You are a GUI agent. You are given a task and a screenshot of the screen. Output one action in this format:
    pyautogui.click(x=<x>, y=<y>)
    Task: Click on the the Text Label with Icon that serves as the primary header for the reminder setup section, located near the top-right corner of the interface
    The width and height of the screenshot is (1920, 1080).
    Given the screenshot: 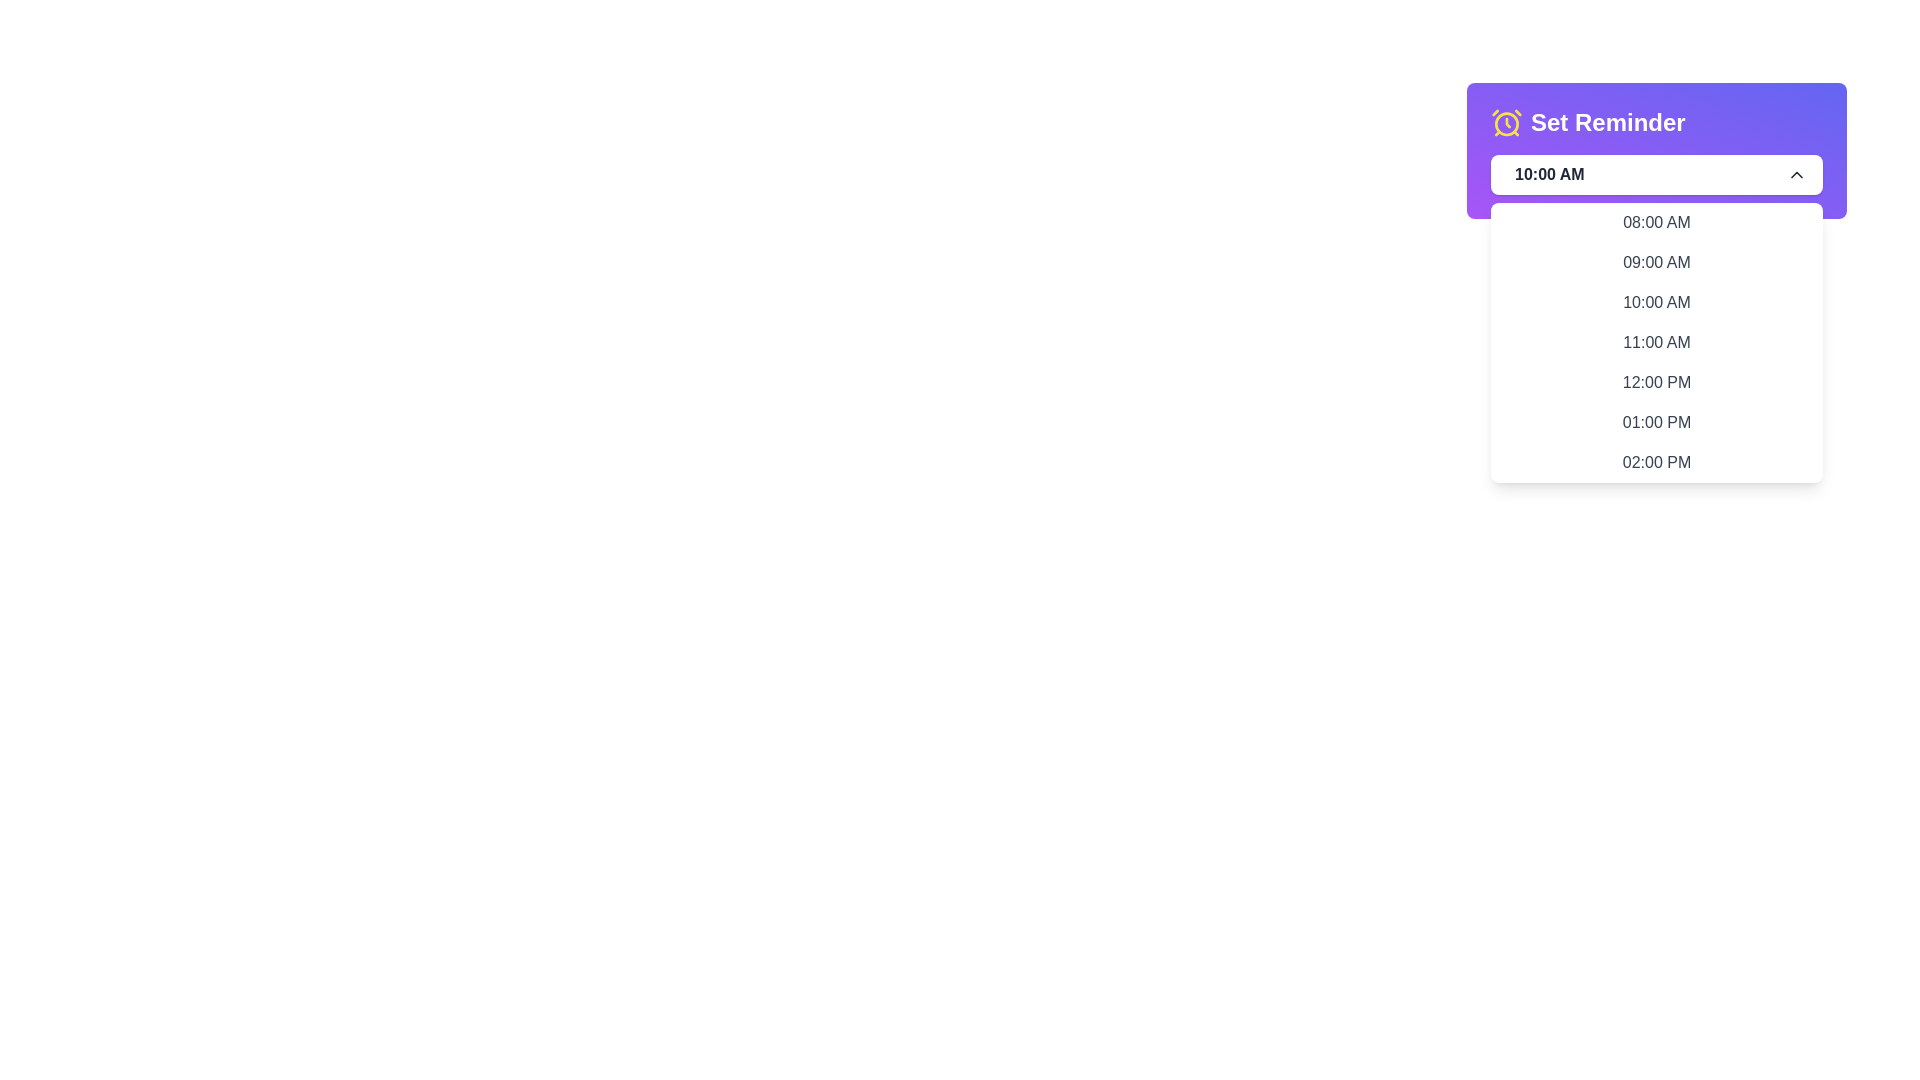 What is the action you would take?
    pyautogui.click(x=1587, y=123)
    